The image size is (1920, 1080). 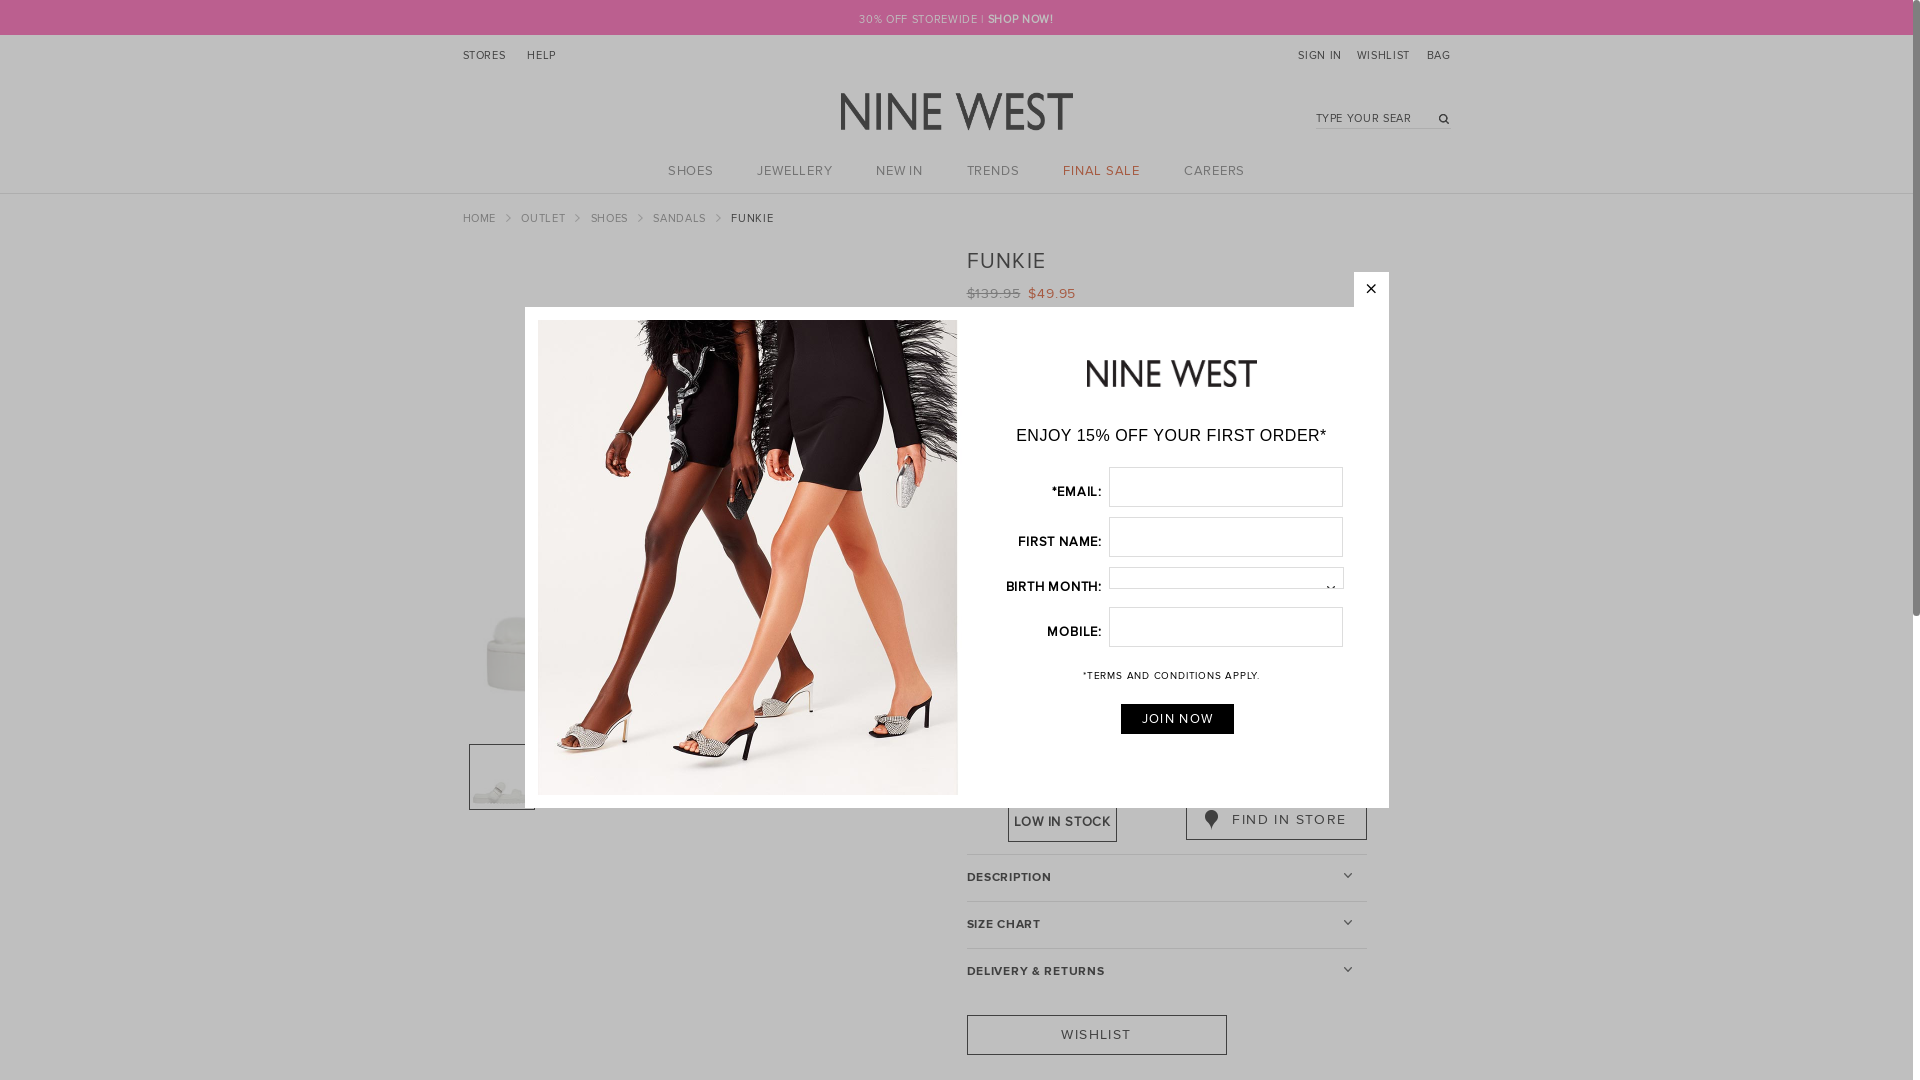 I want to click on 'STORES', so click(x=483, y=56).